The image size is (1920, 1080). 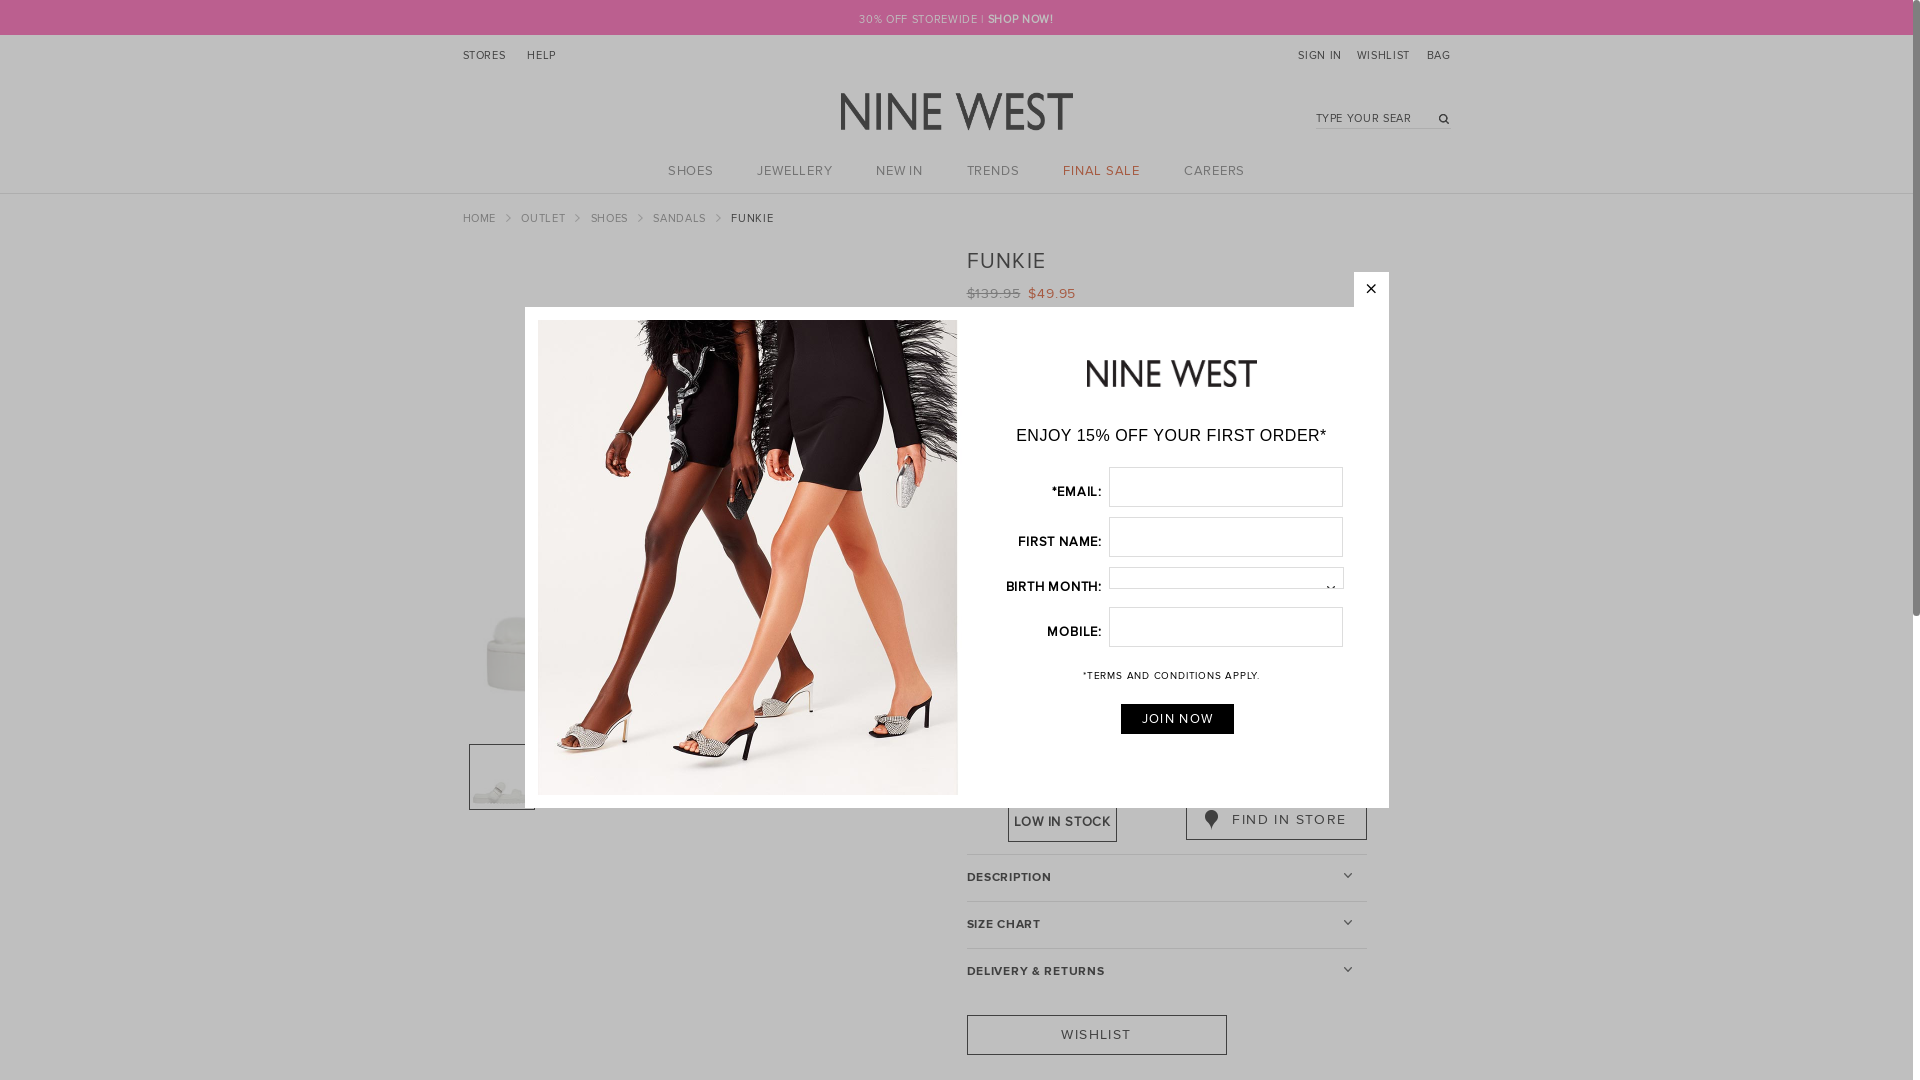 I want to click on 'STORES', so click(x=483, y=56).